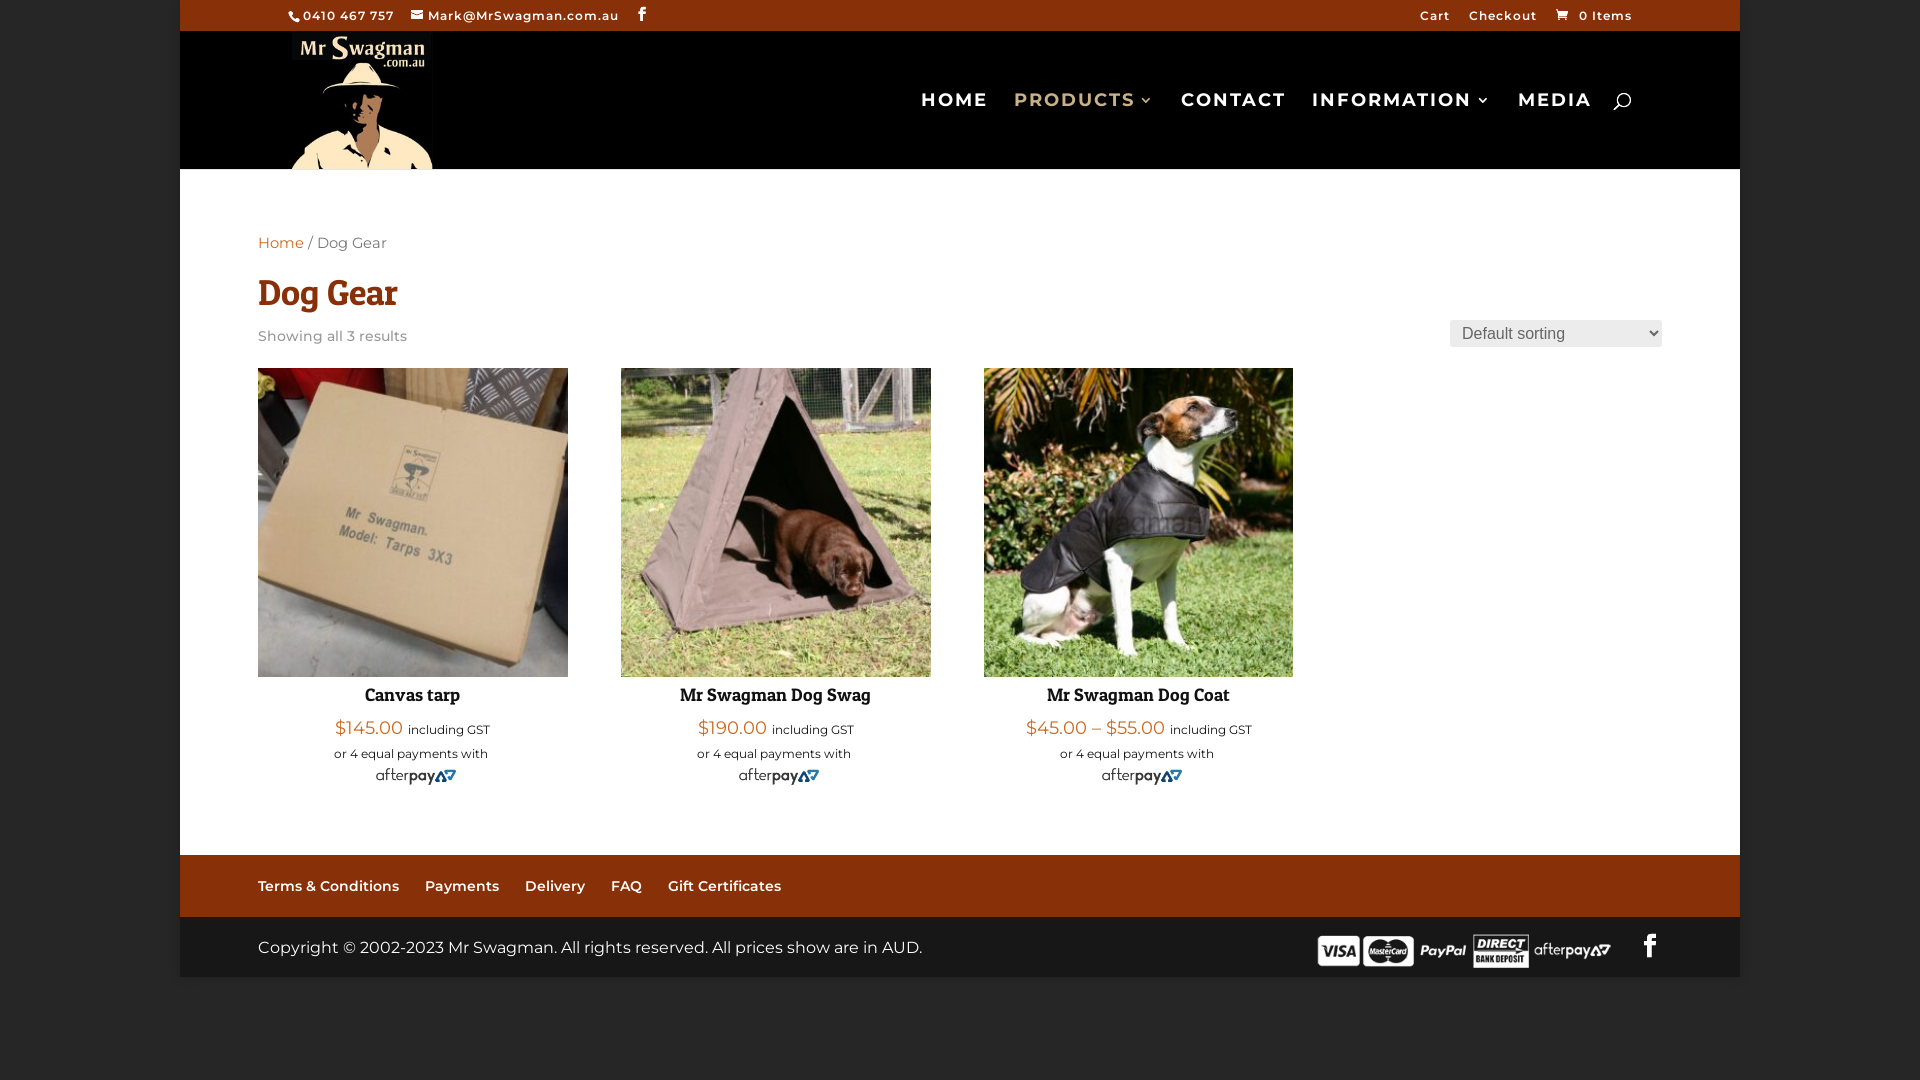 The height and width of the screenshot is (1080, 1920). What do you see at coordinates (280, 242) in the screenshot?
I see `'Home'` at bounding box center [280, 242].